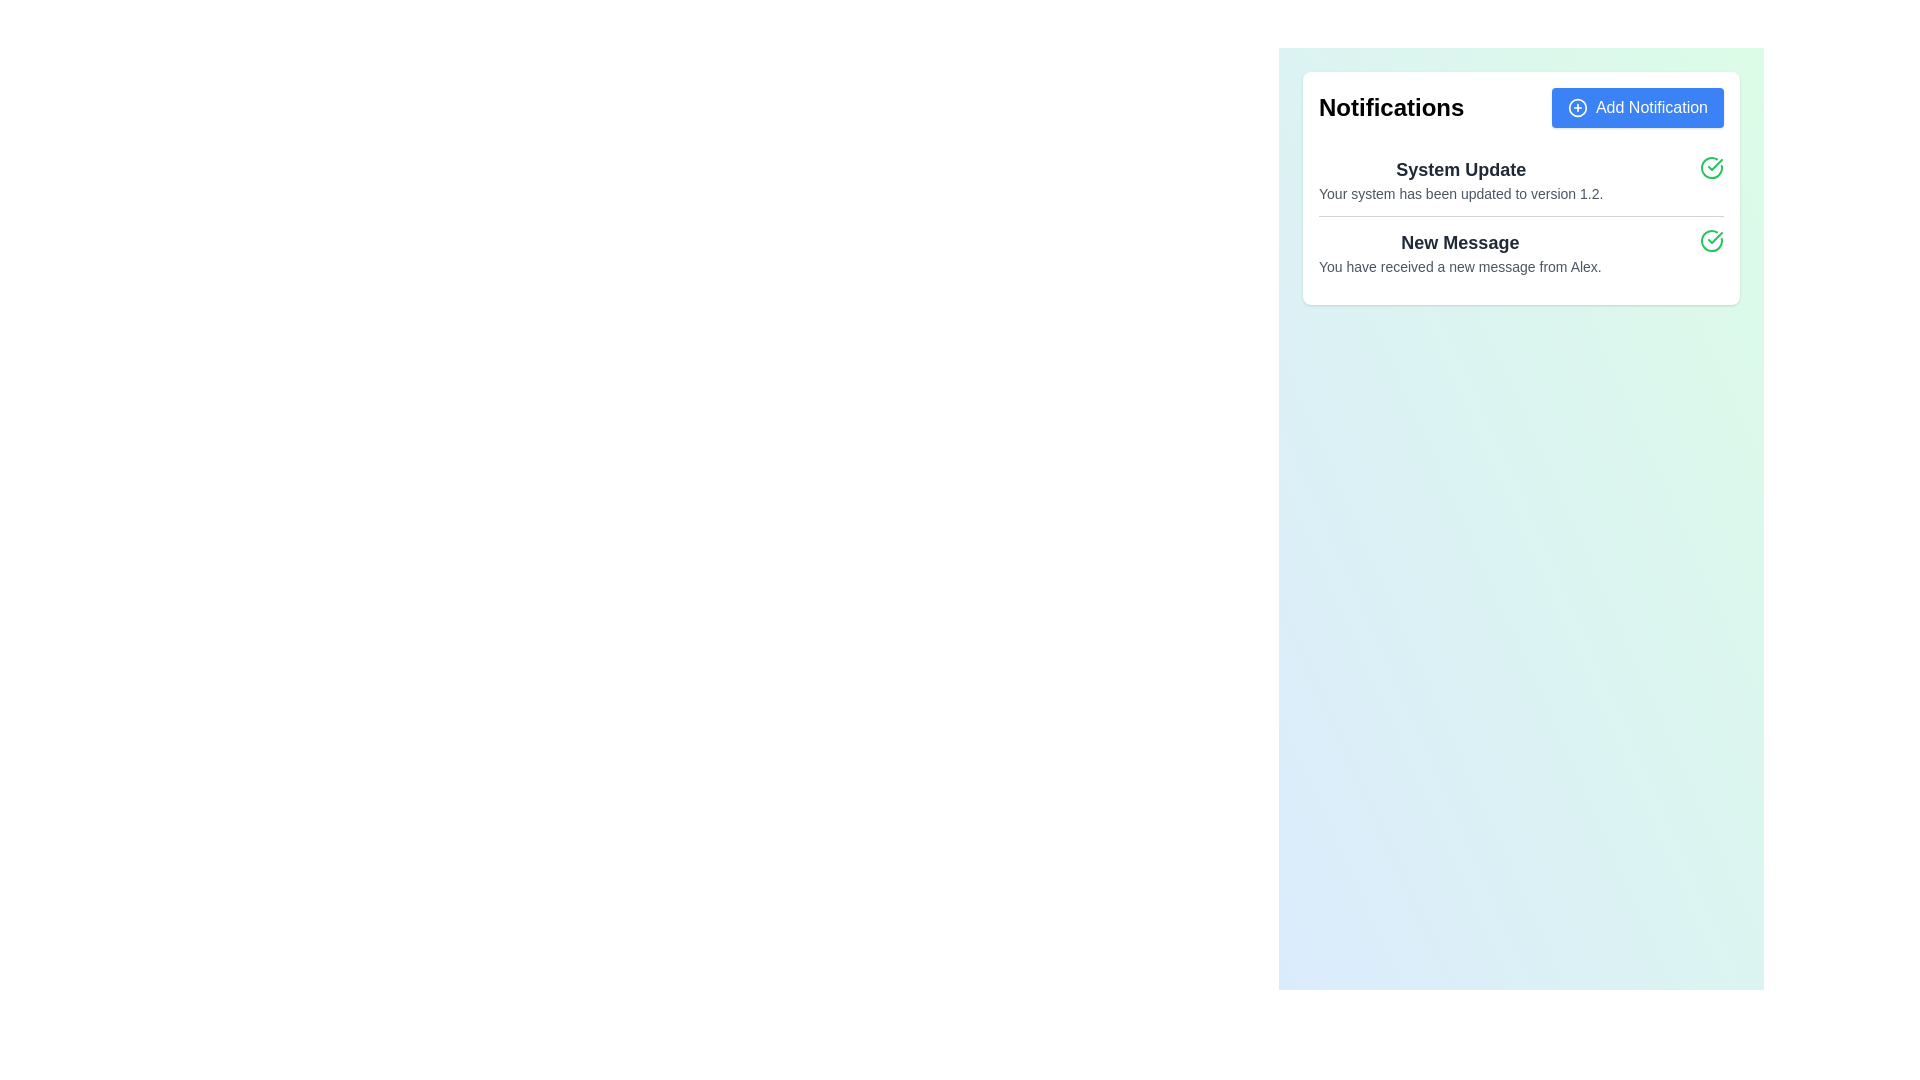  What do you see at coordinates (1520, 251) in the screenshot?
I see `the second notification element that informs the user of a new message from Alex, which is located directly below the 'System Update' notification` at bounding box center [1520, 251].